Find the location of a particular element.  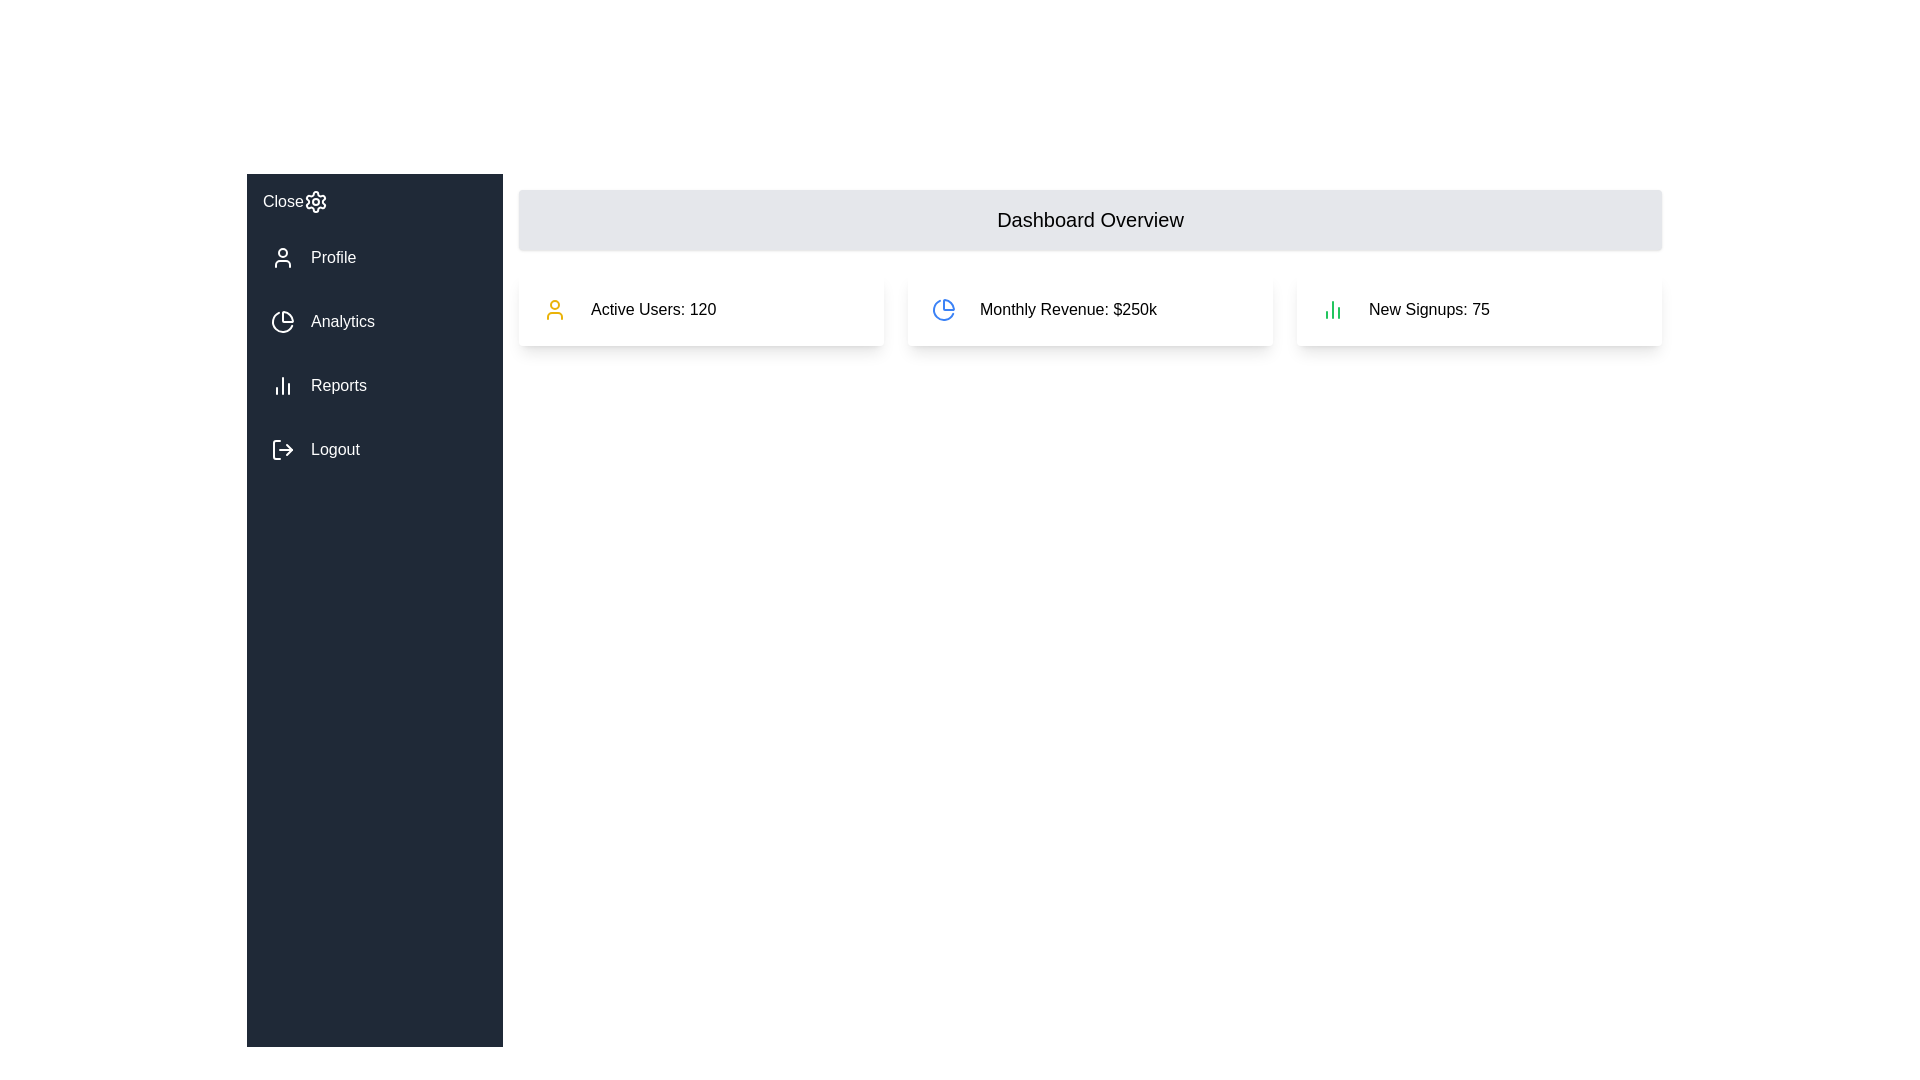

the navigation group element in the sidebar is located at coordinates (374, 353).